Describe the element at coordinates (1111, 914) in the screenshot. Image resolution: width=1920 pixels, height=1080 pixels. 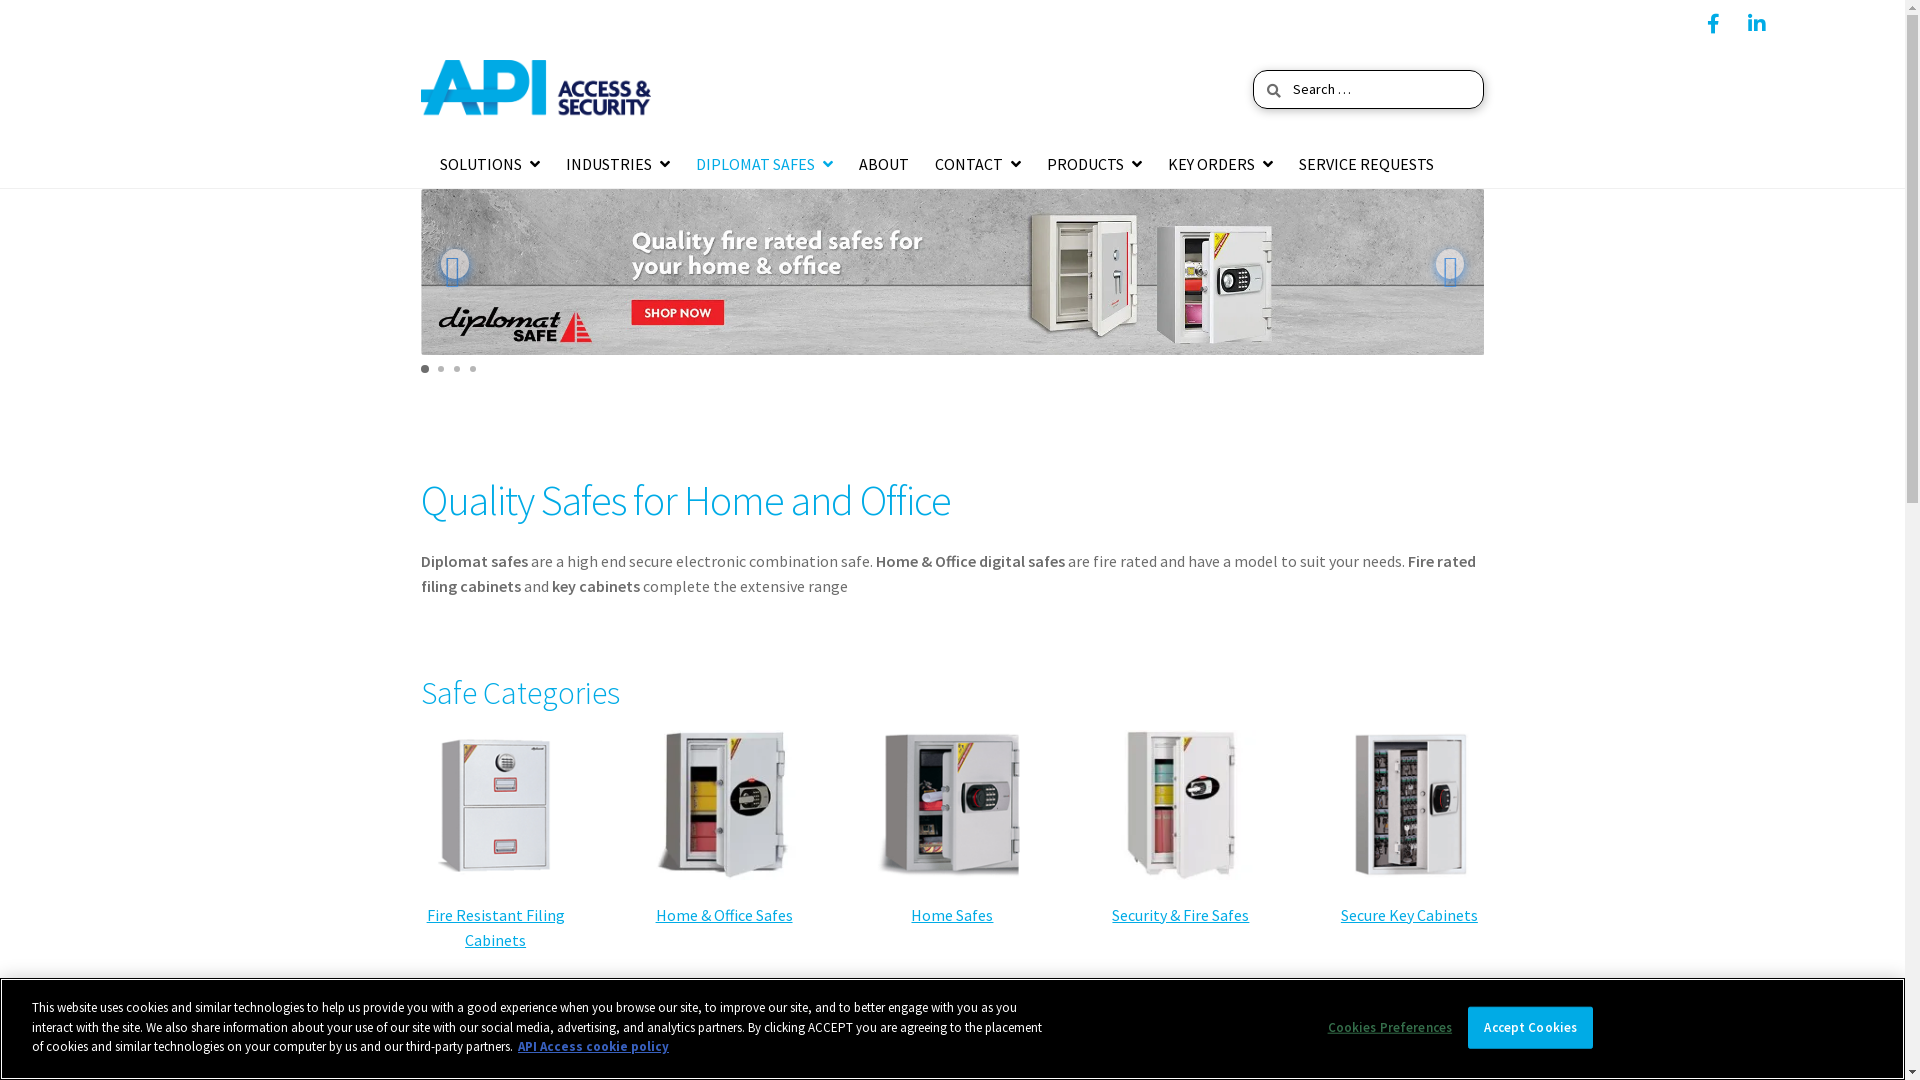
I see `'Security & Fire Safes'` at that location.